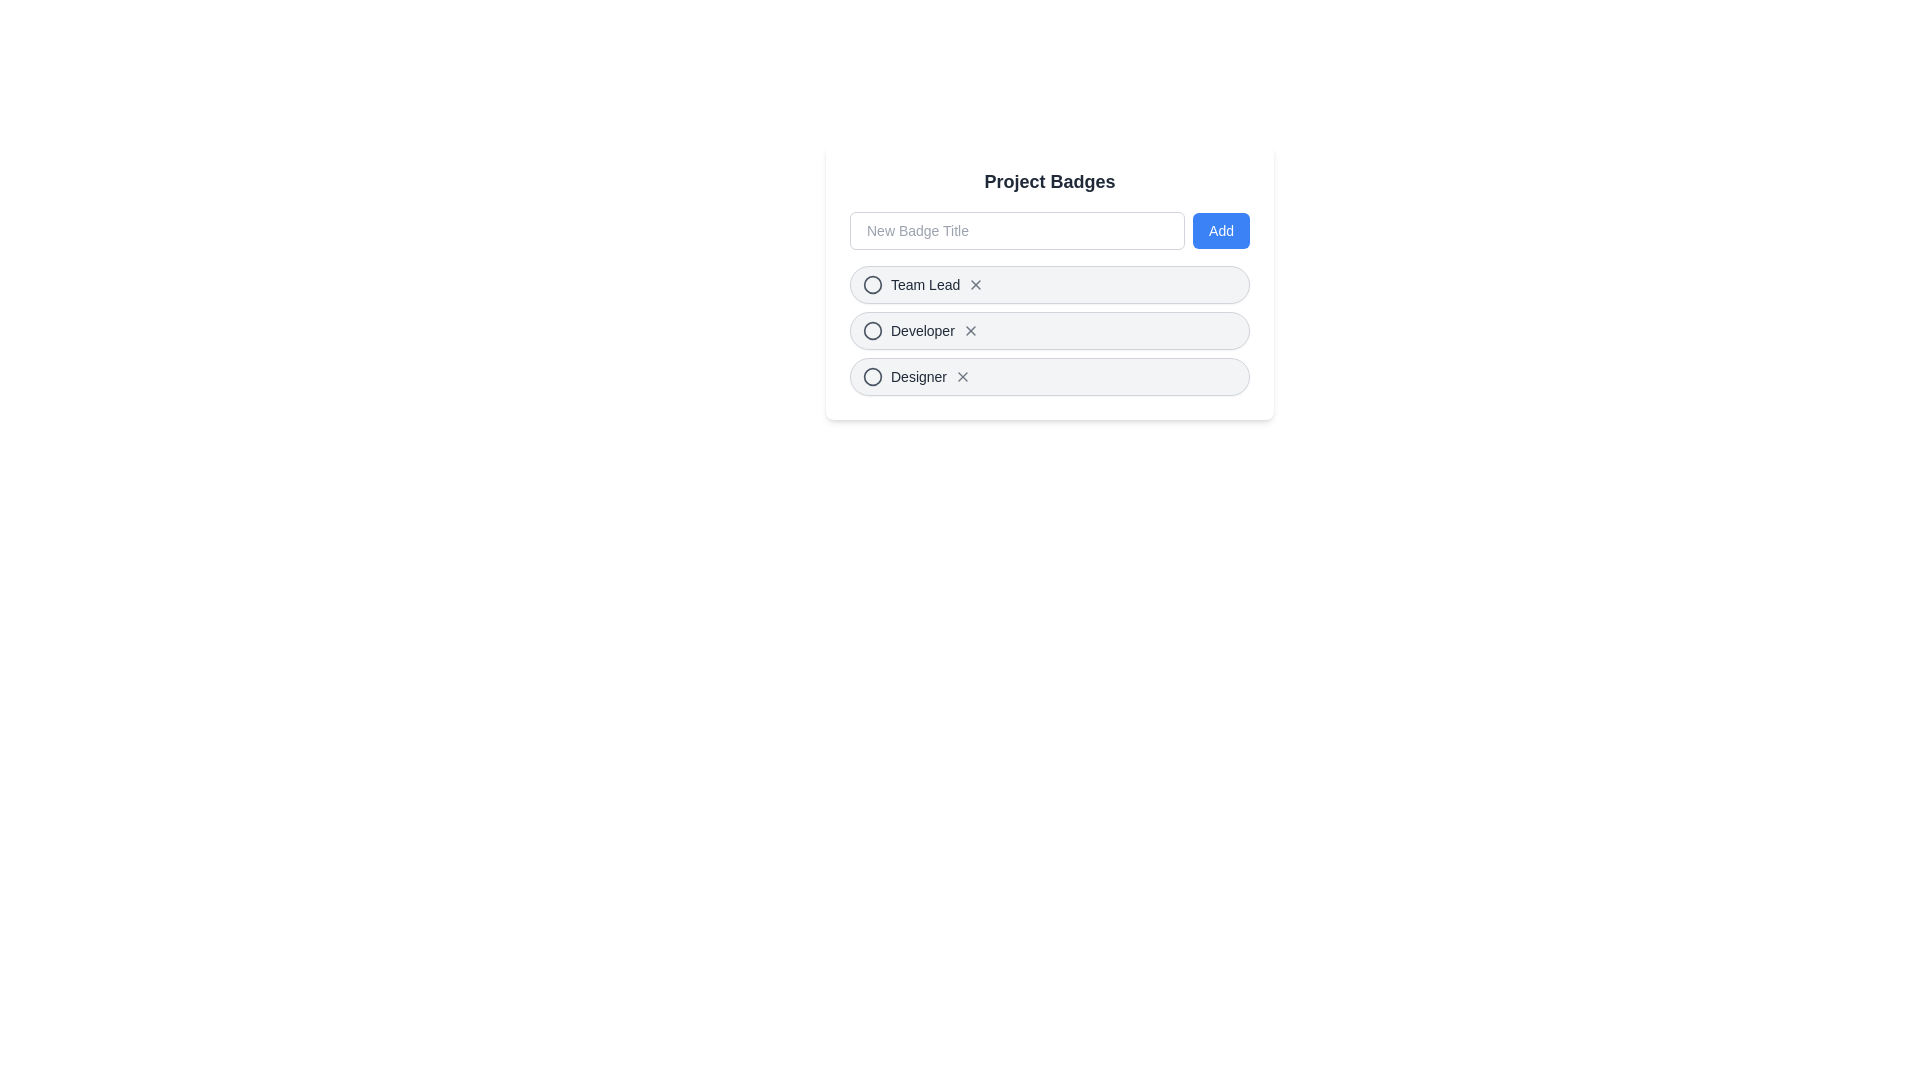 The width and height of the screenshot is (1920, 1080). I want to click on the badge labeled Designer by clicking the corresponding 'X' button, so click(963, 377).